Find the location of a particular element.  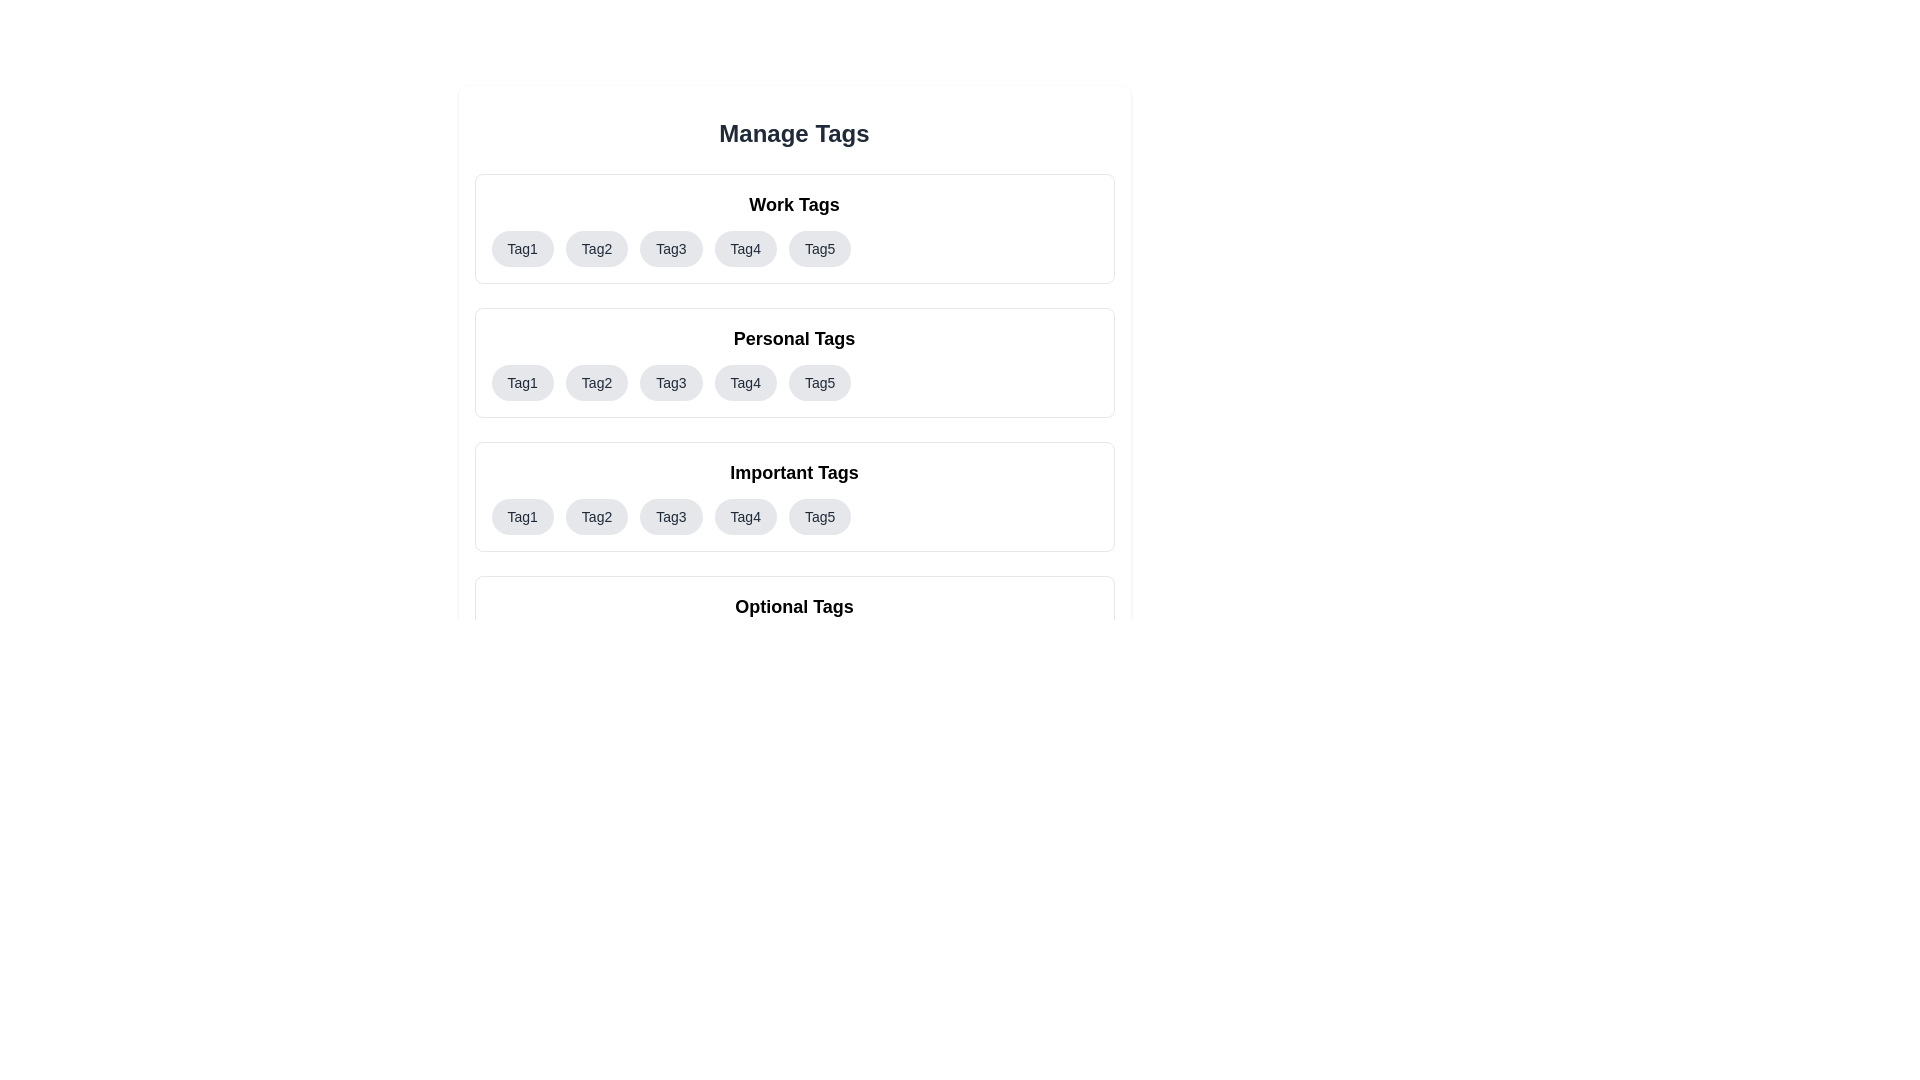

text label 'Personal Tags' which is styled in a larger font size and bold formatting, located in the second section of a vertically aligned list of tag categories is located at coordinates (793, 338).